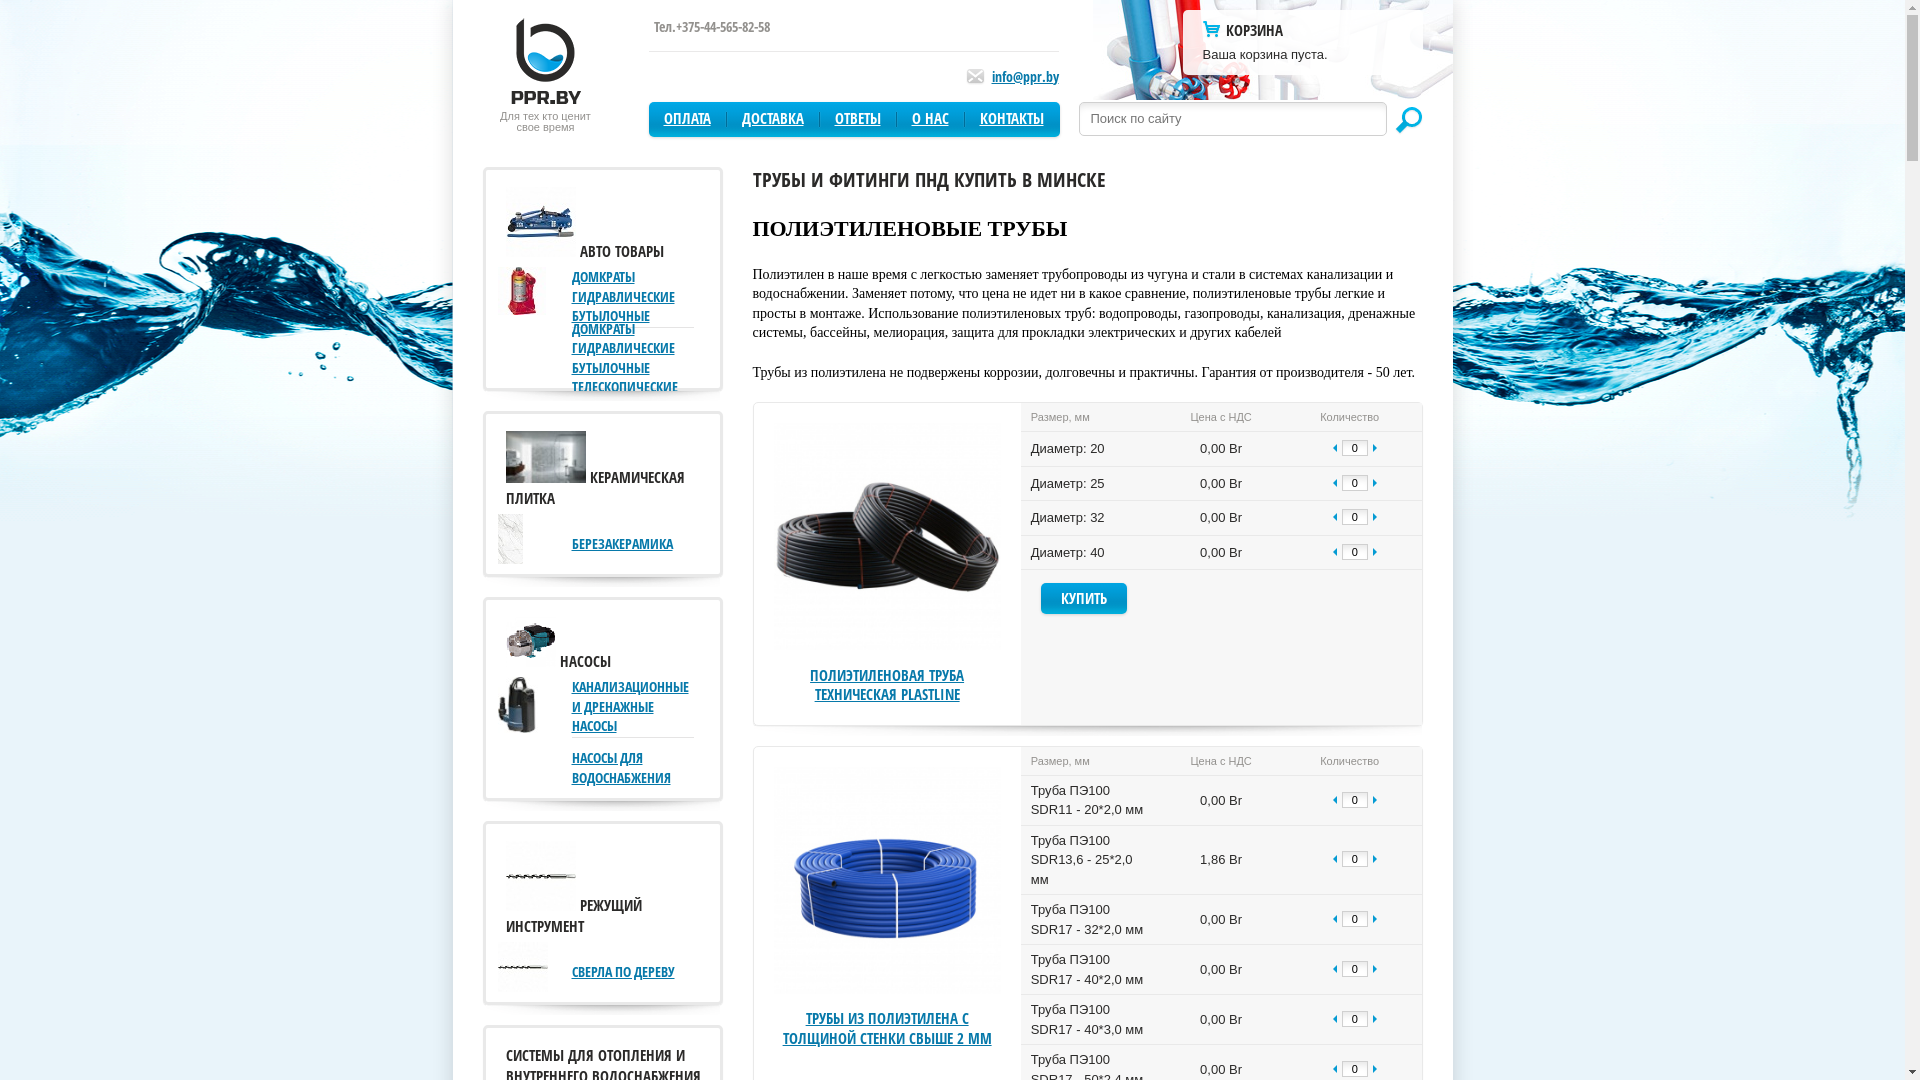  I want to click on '+', so click(1373, 447).